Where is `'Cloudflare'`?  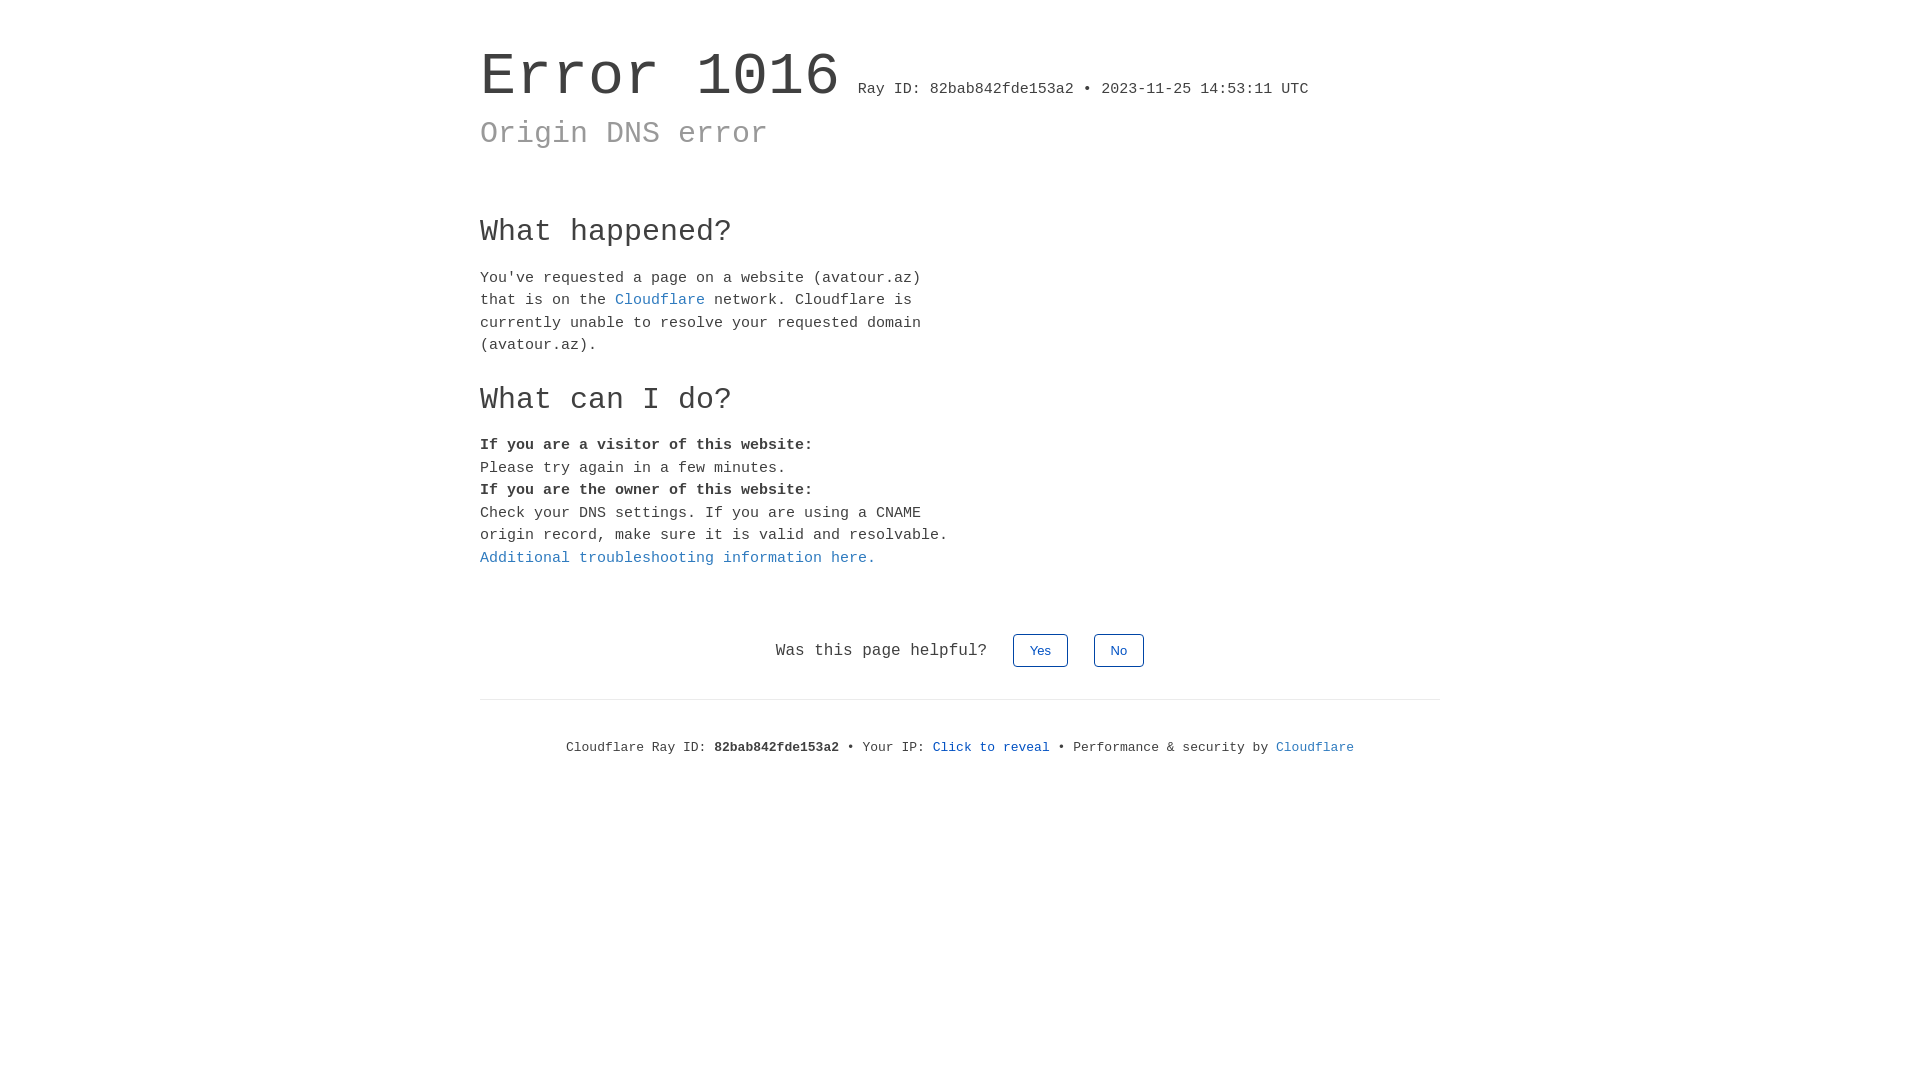
'Cloudflare' is located at coordinates (613, 300).